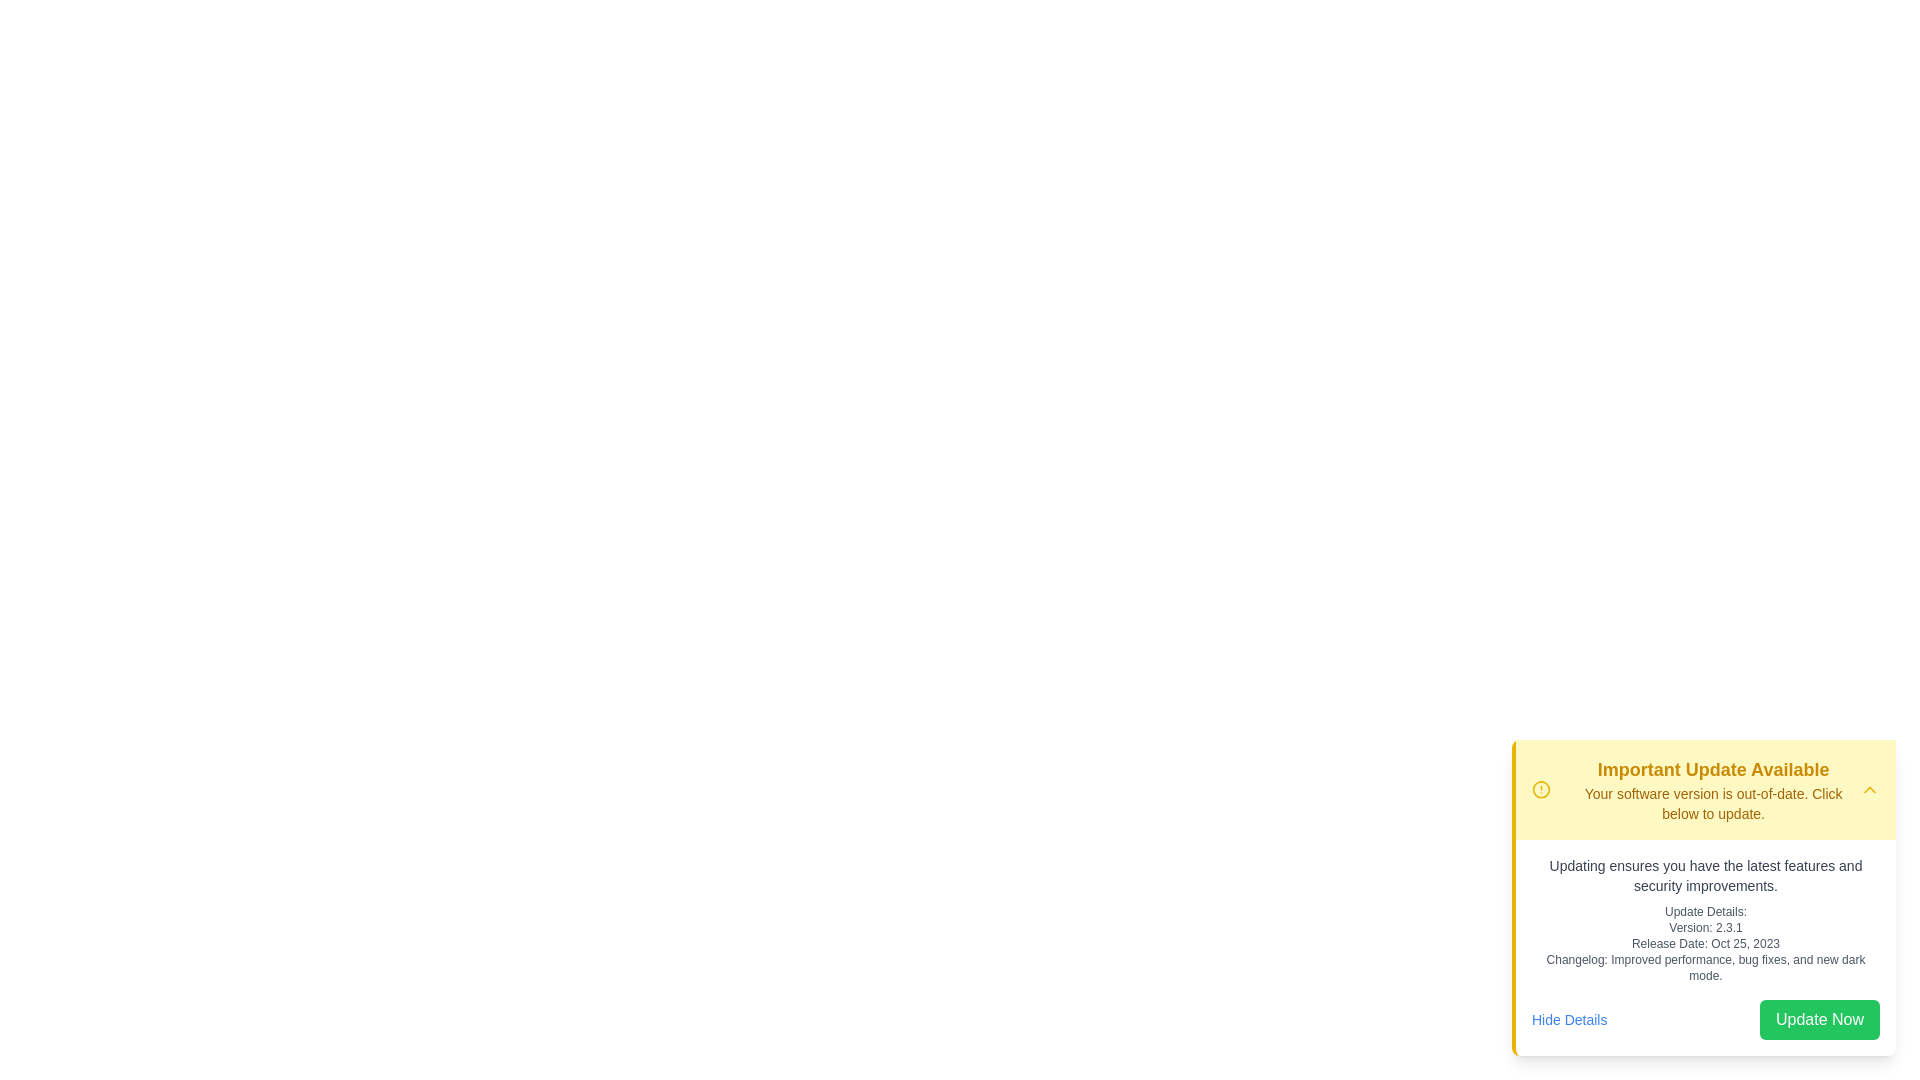 This screenshot has height=1080, width=1920. I want to click on the Informational text section that displays update information, including the heading 'Update Details:', version, release date, and changelog description, so click(1704, 944).